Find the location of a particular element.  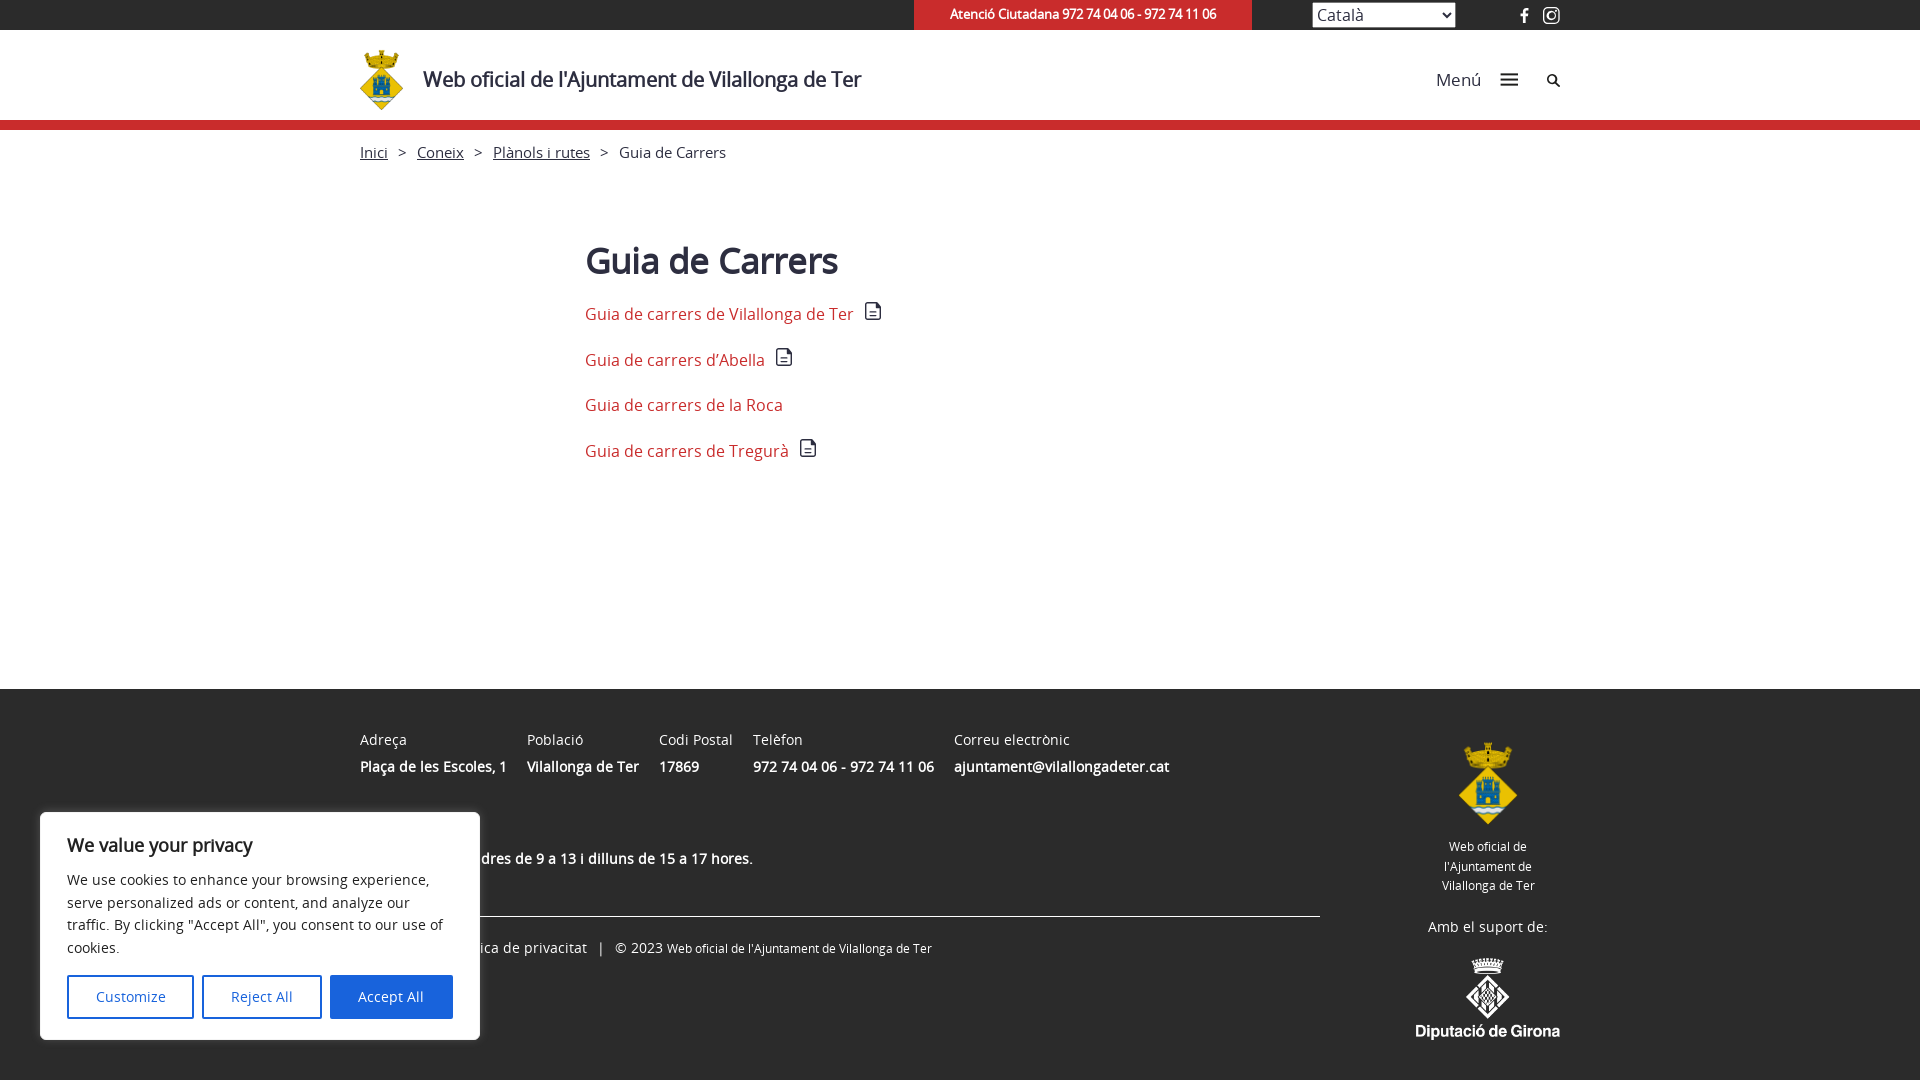

'Customize' is located at coordinates (129, 996).